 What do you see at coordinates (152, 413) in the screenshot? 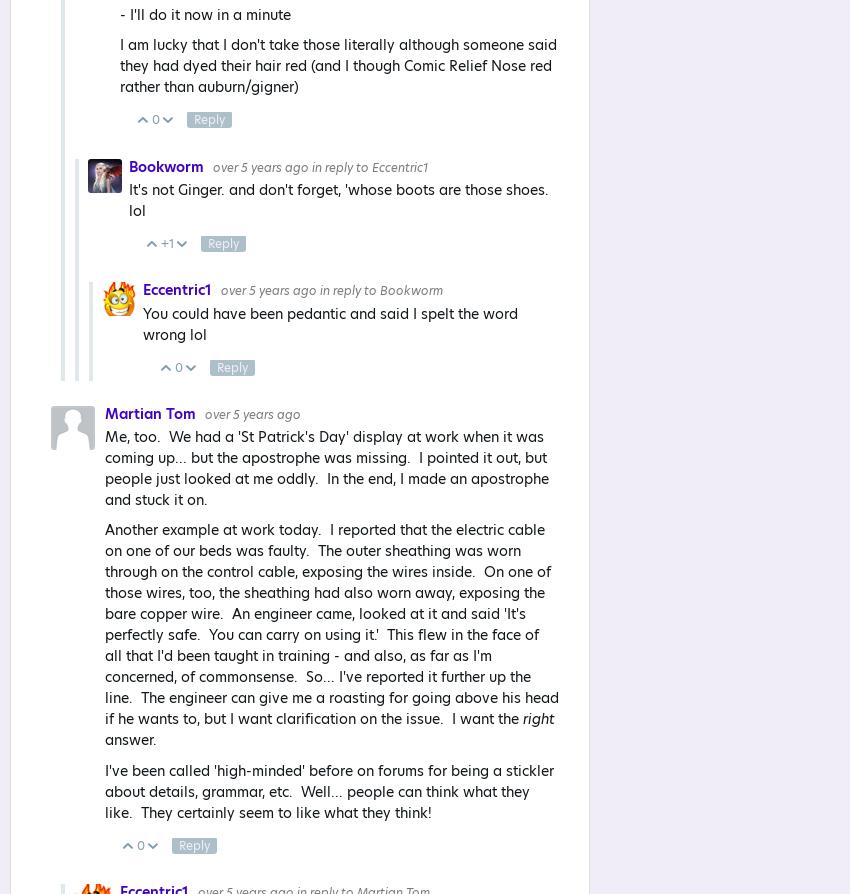
I see `'Martian Tom'` at bounding box center [152, 413].